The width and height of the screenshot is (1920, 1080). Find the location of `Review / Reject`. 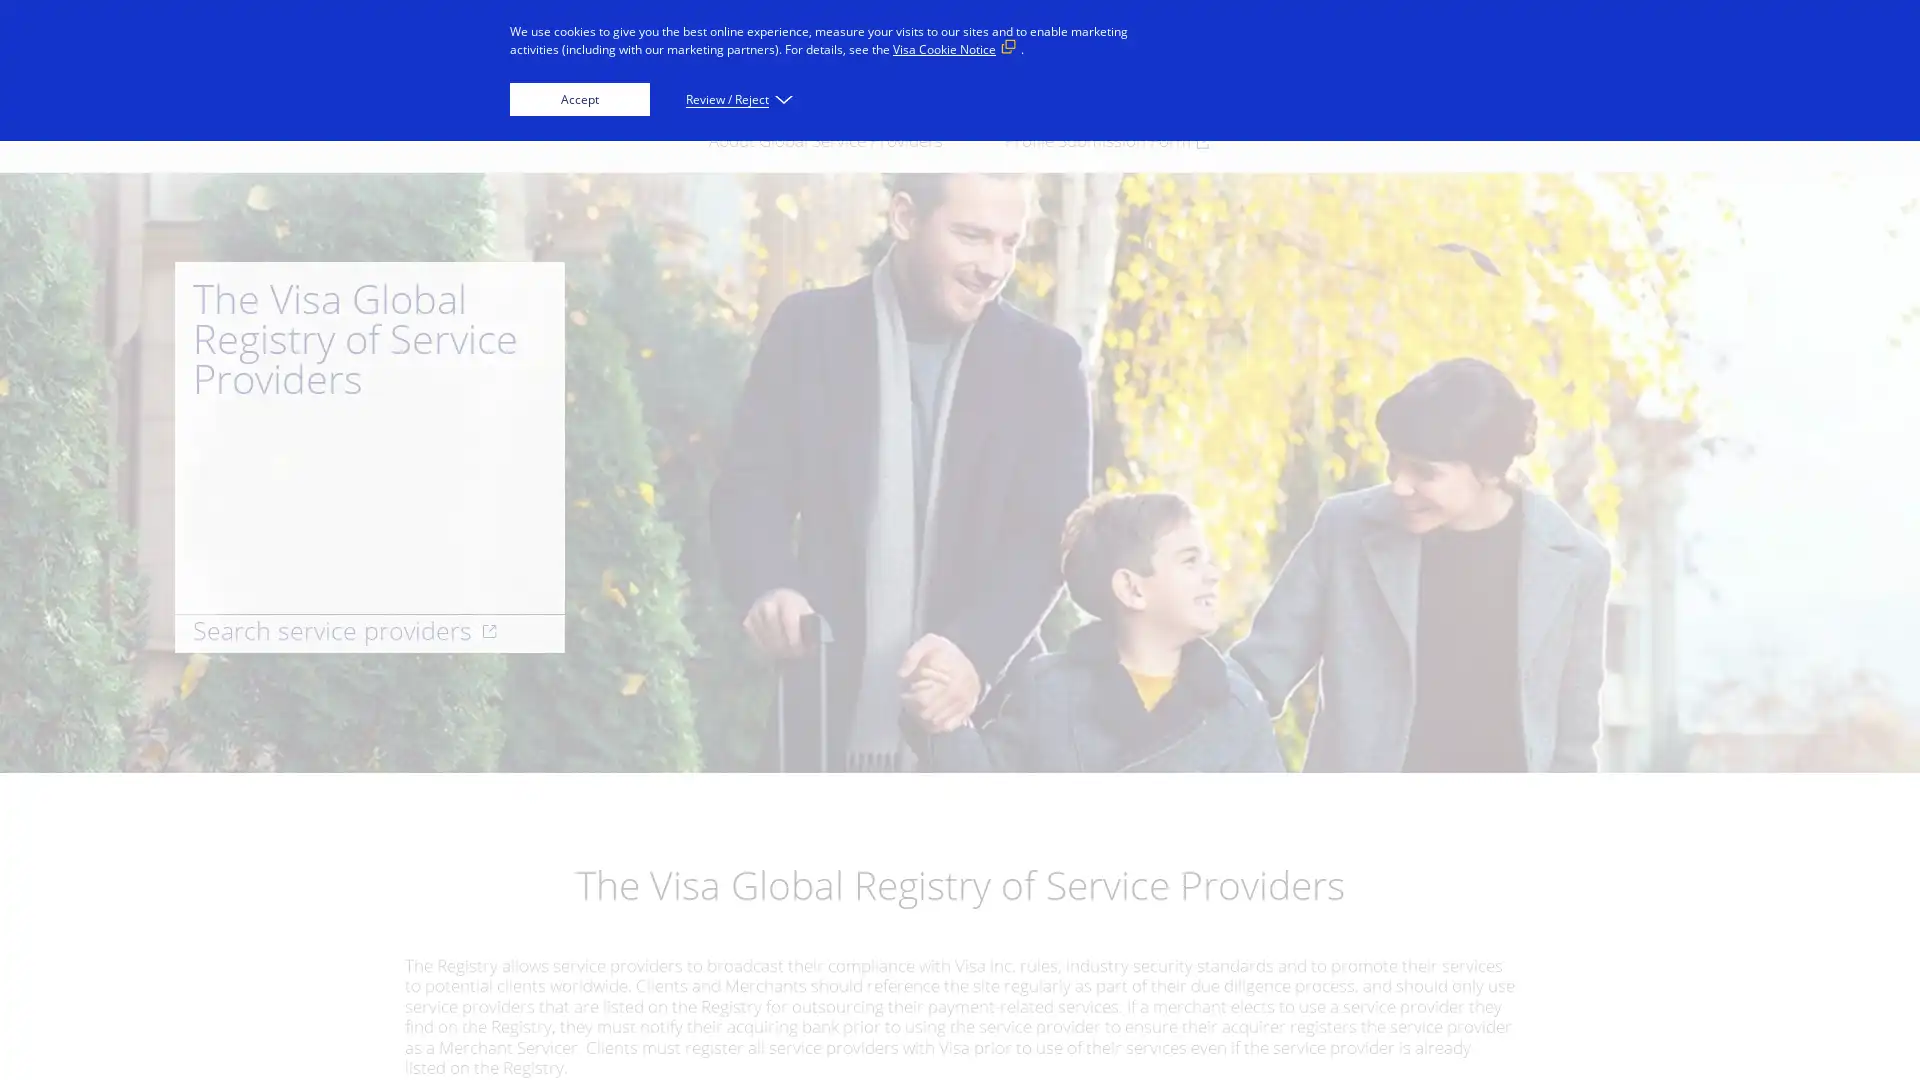

Review / Reject is located at coordinates (735, 99).